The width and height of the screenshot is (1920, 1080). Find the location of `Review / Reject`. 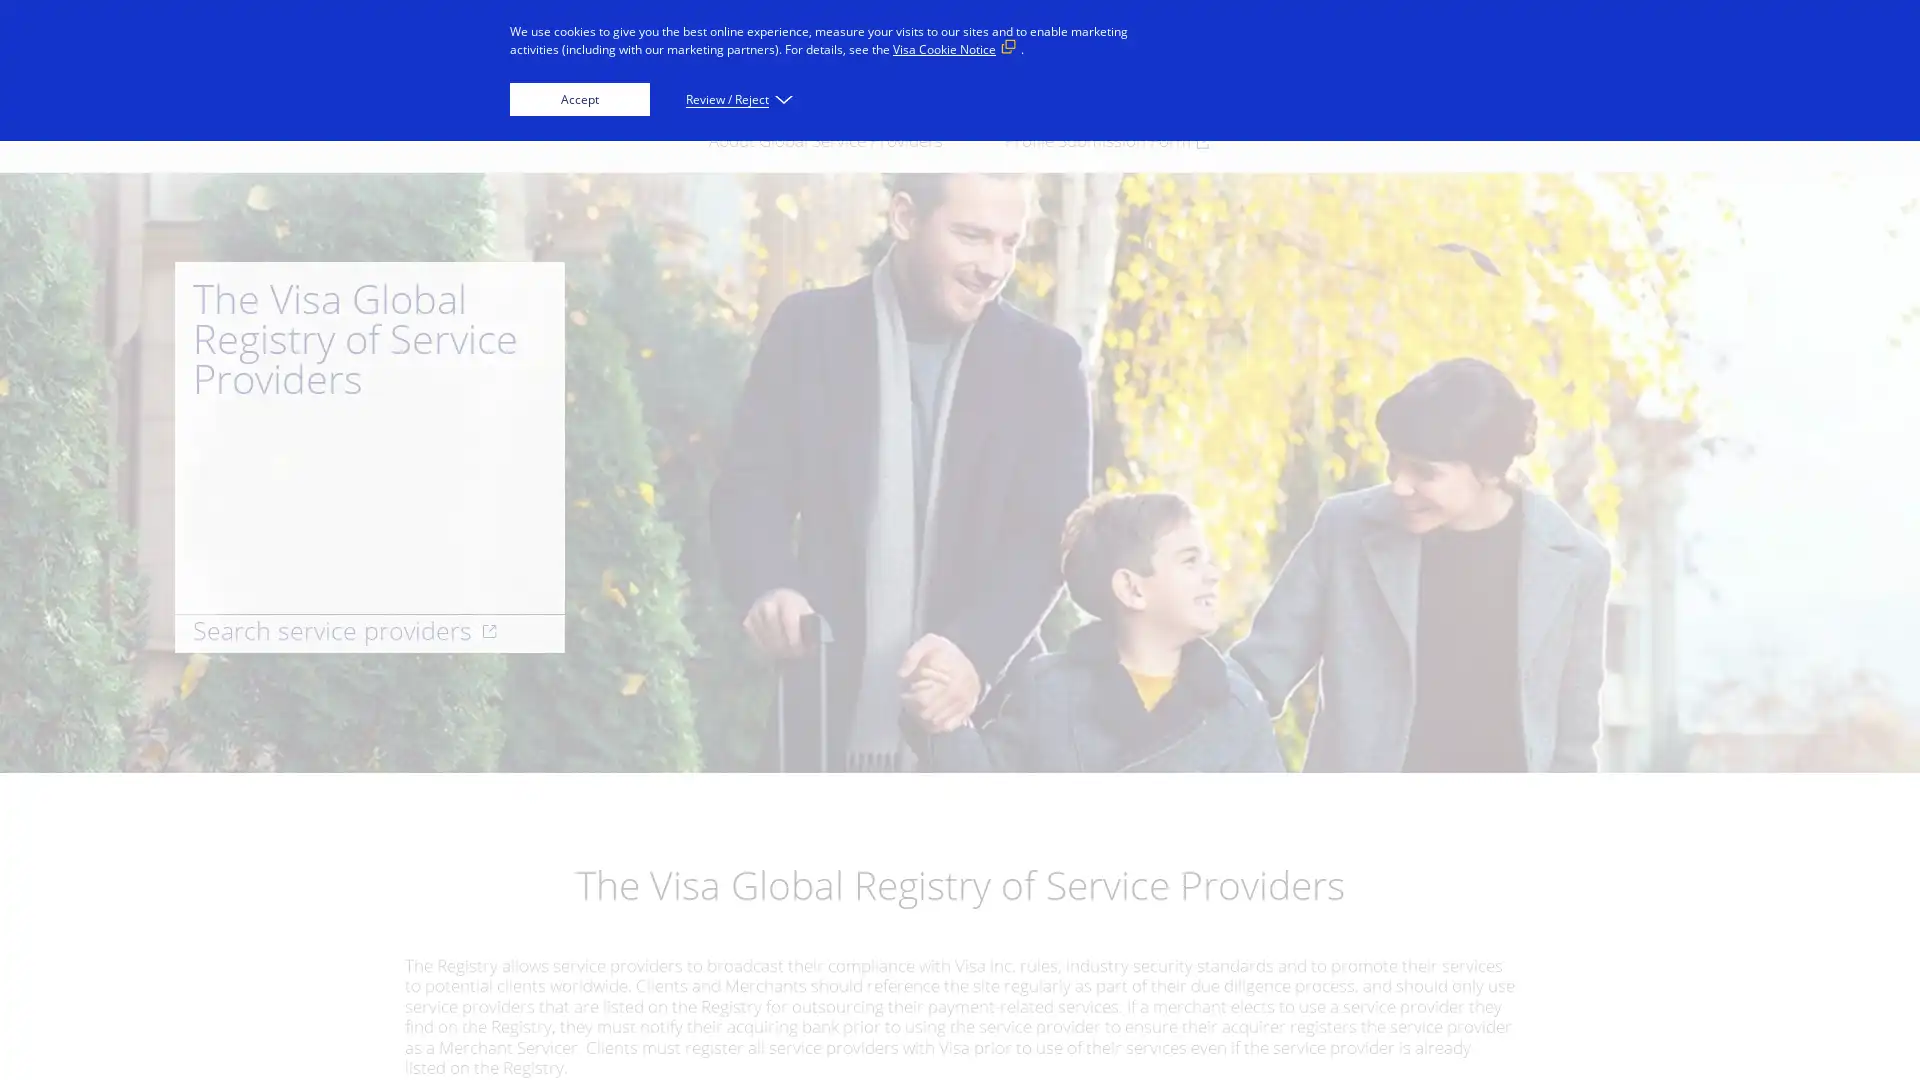

Review / Reject is located at coordinates (735, 99).